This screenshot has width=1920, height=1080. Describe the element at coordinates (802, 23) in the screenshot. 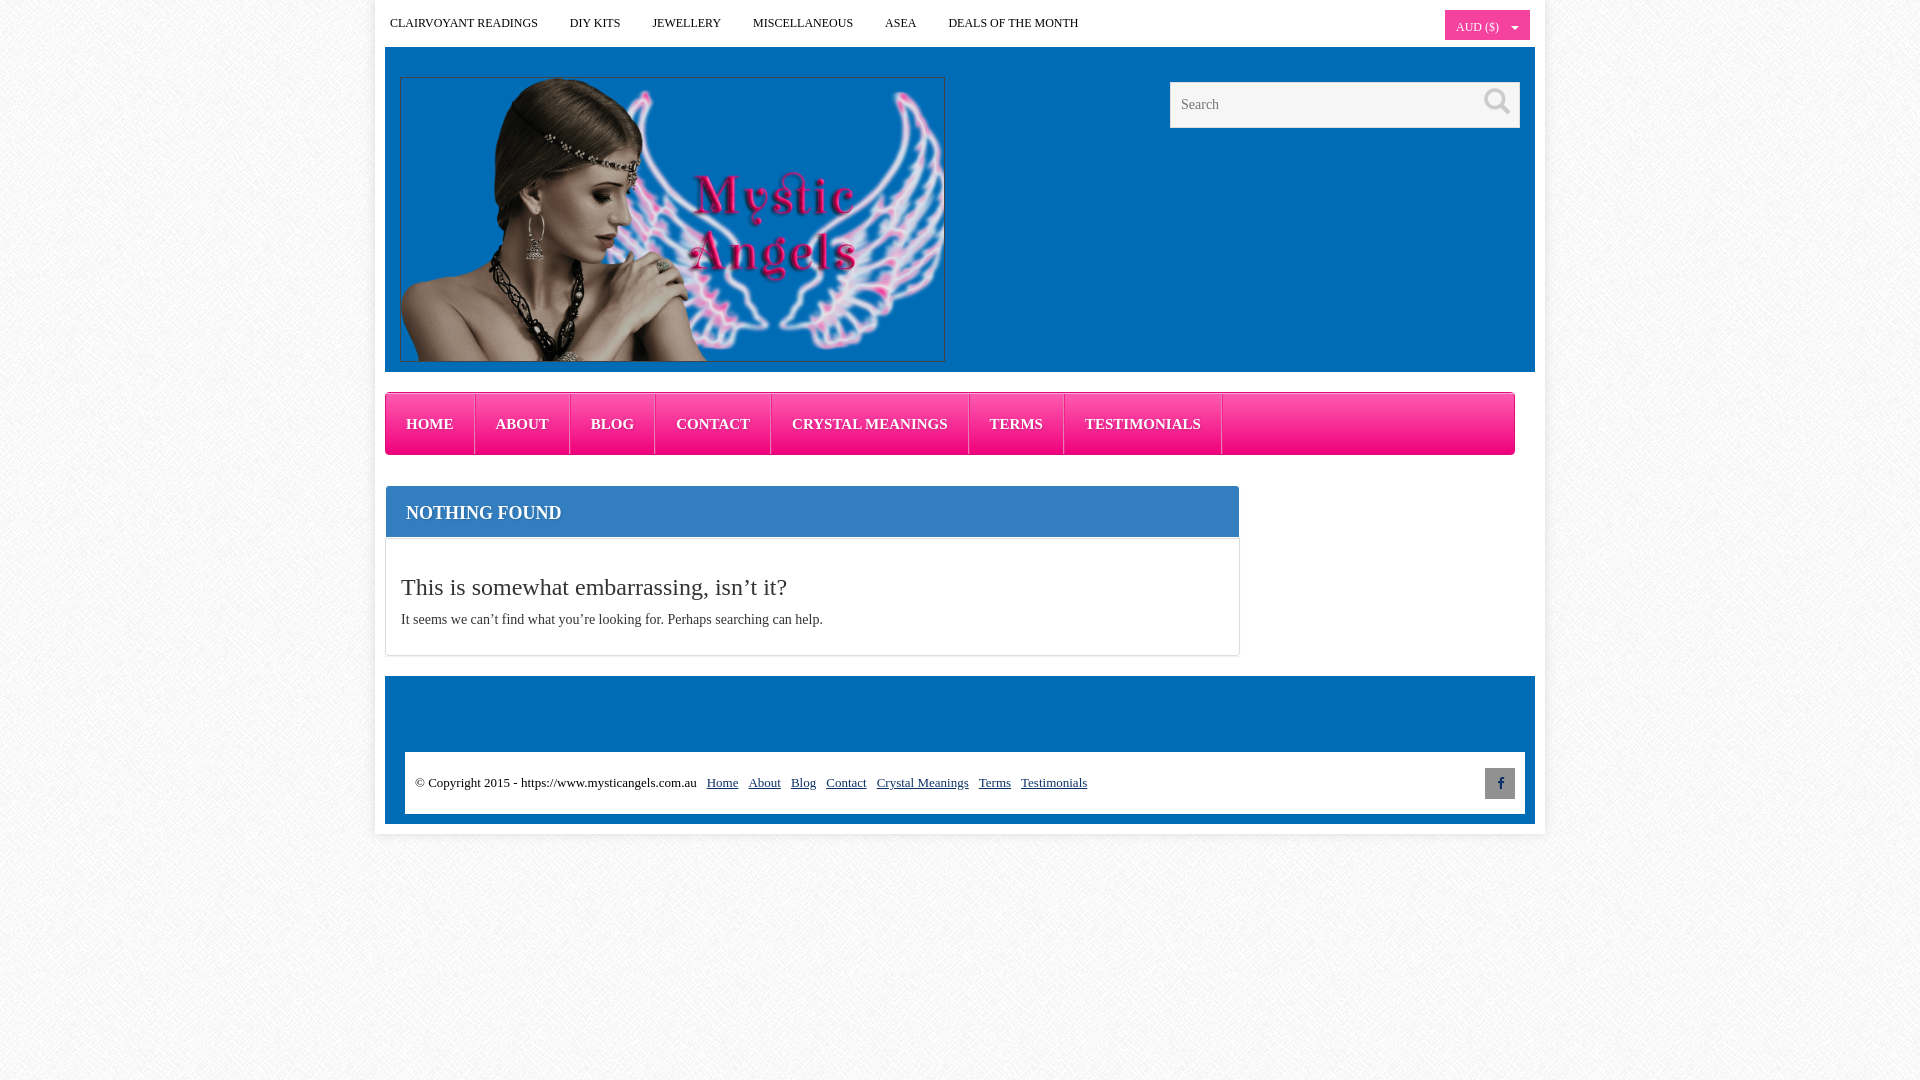

I see `'MISCELLANEOUS'` at that location.